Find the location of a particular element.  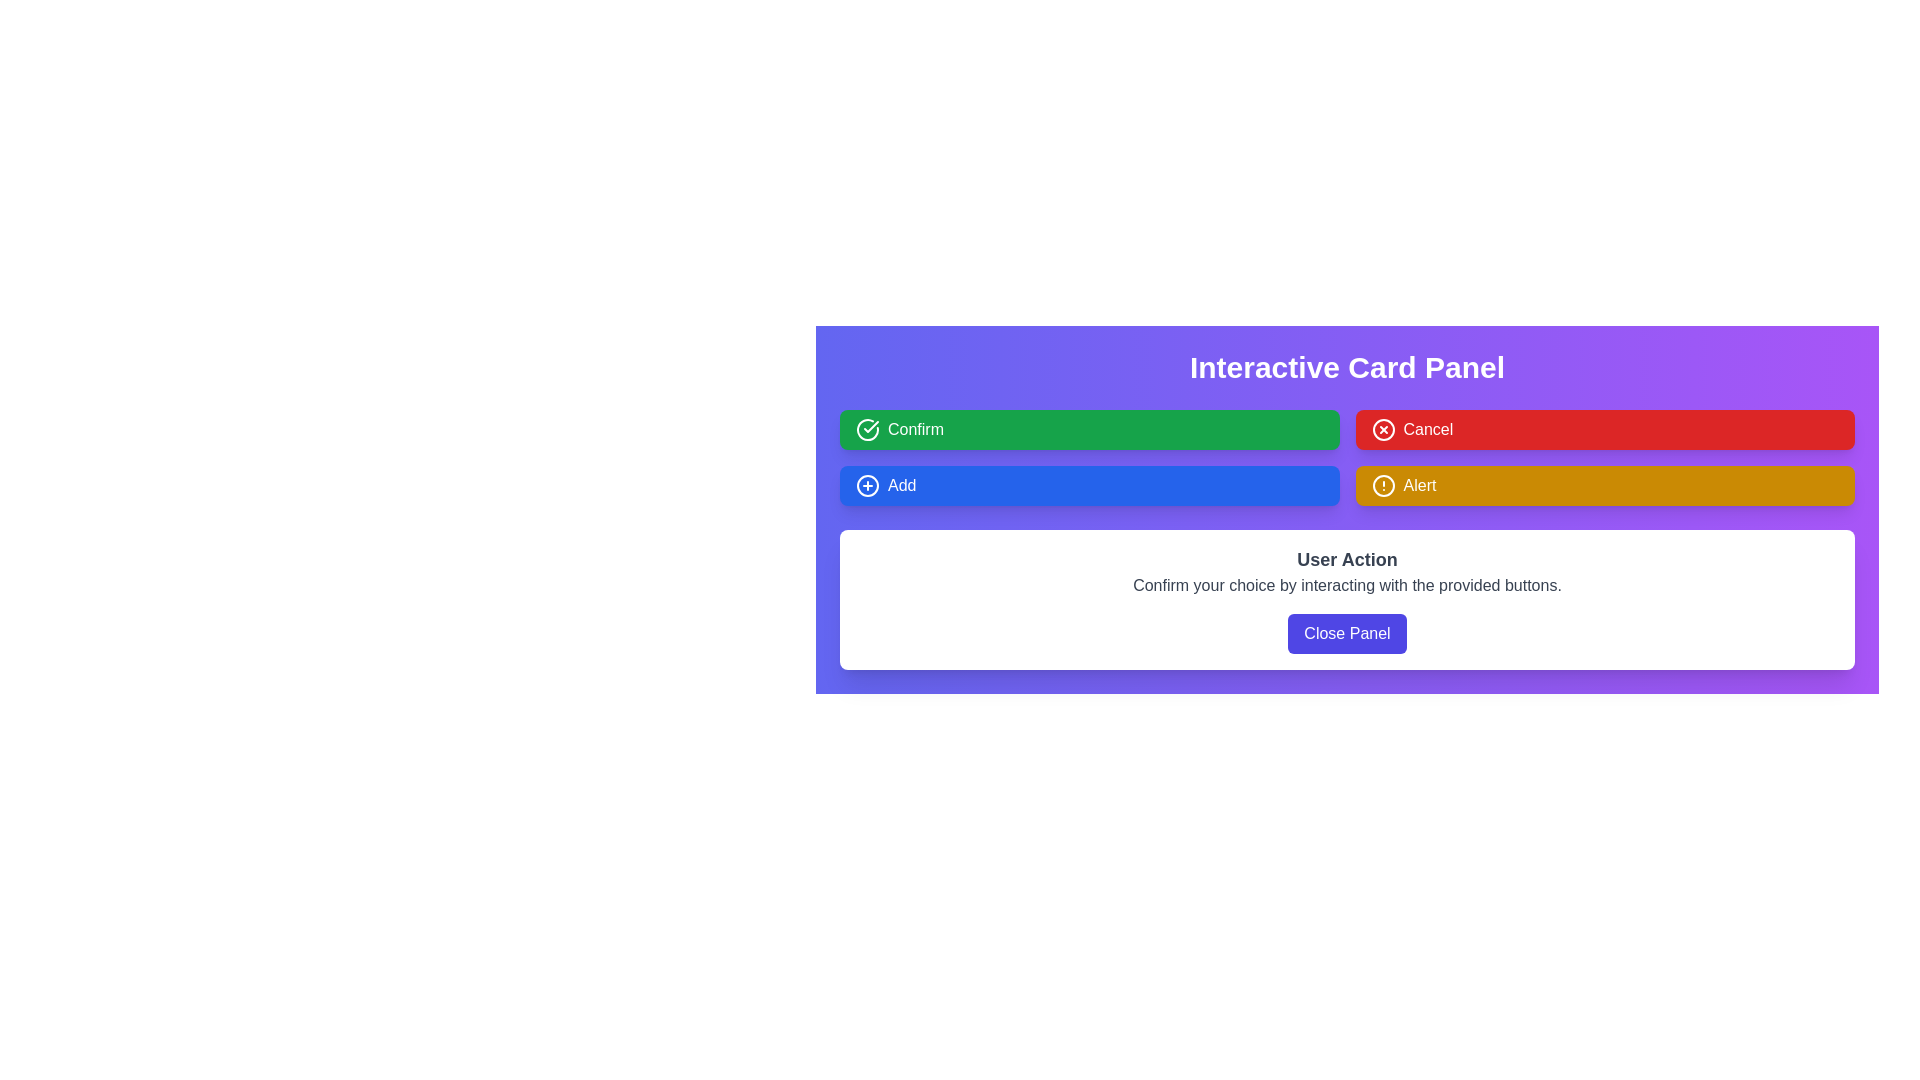

the plus sign icon, which is an SVG graphic enclosed in a circle is located at coordinates (868, 486).